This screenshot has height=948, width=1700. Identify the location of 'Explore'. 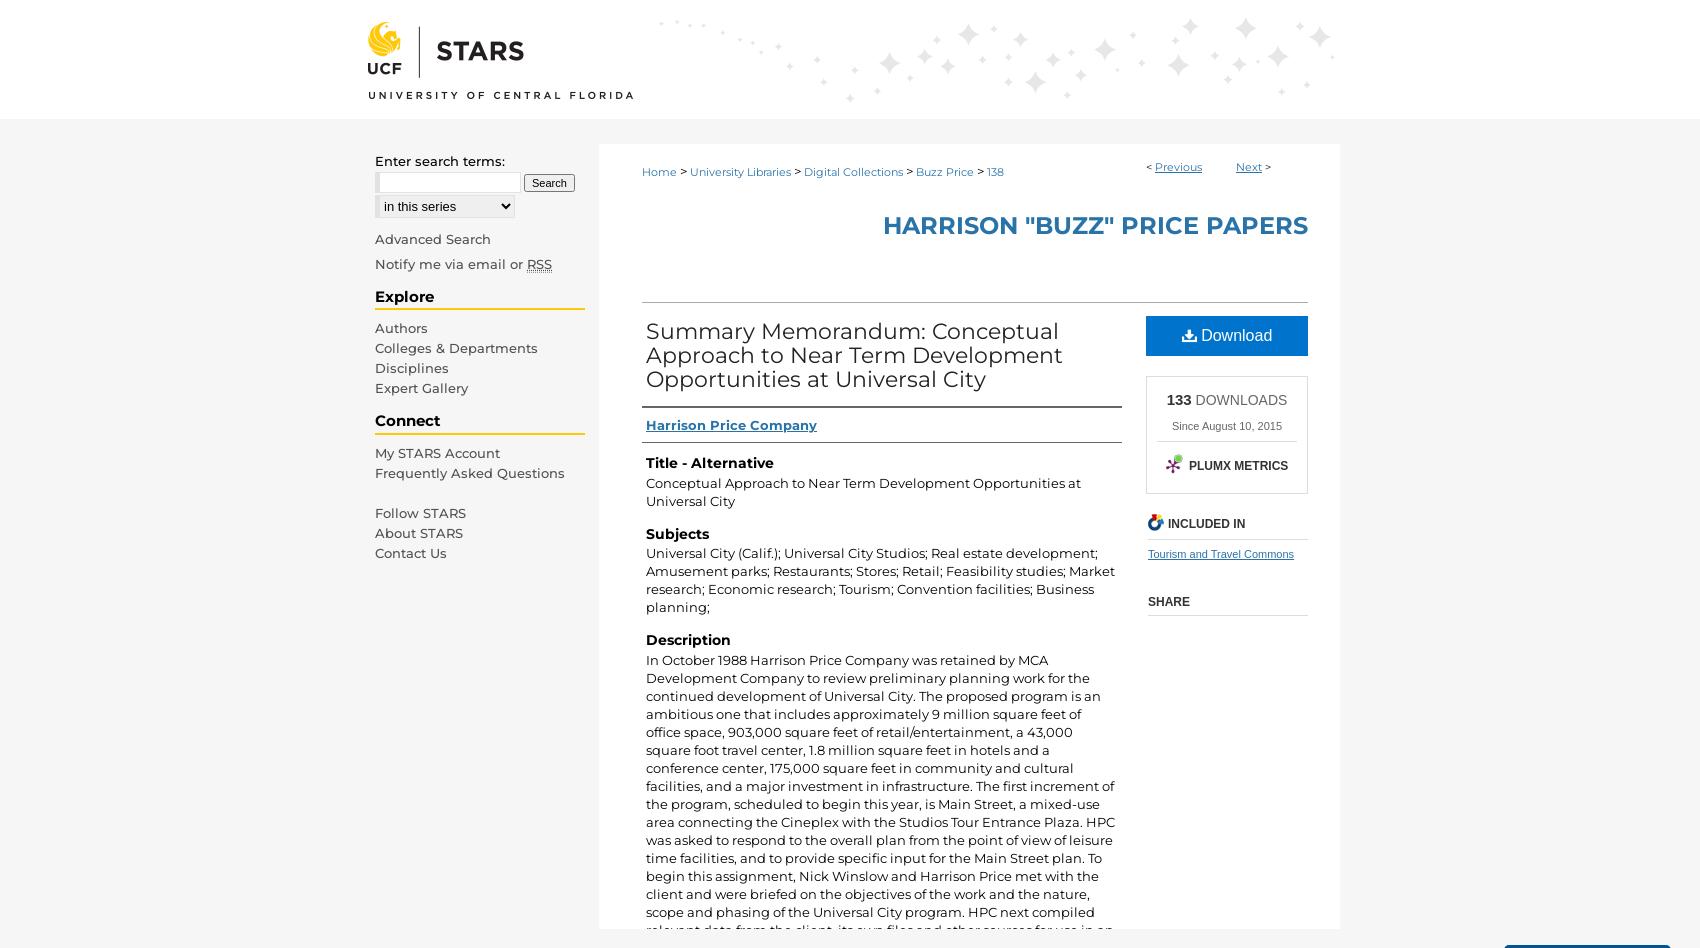
(403, 295).